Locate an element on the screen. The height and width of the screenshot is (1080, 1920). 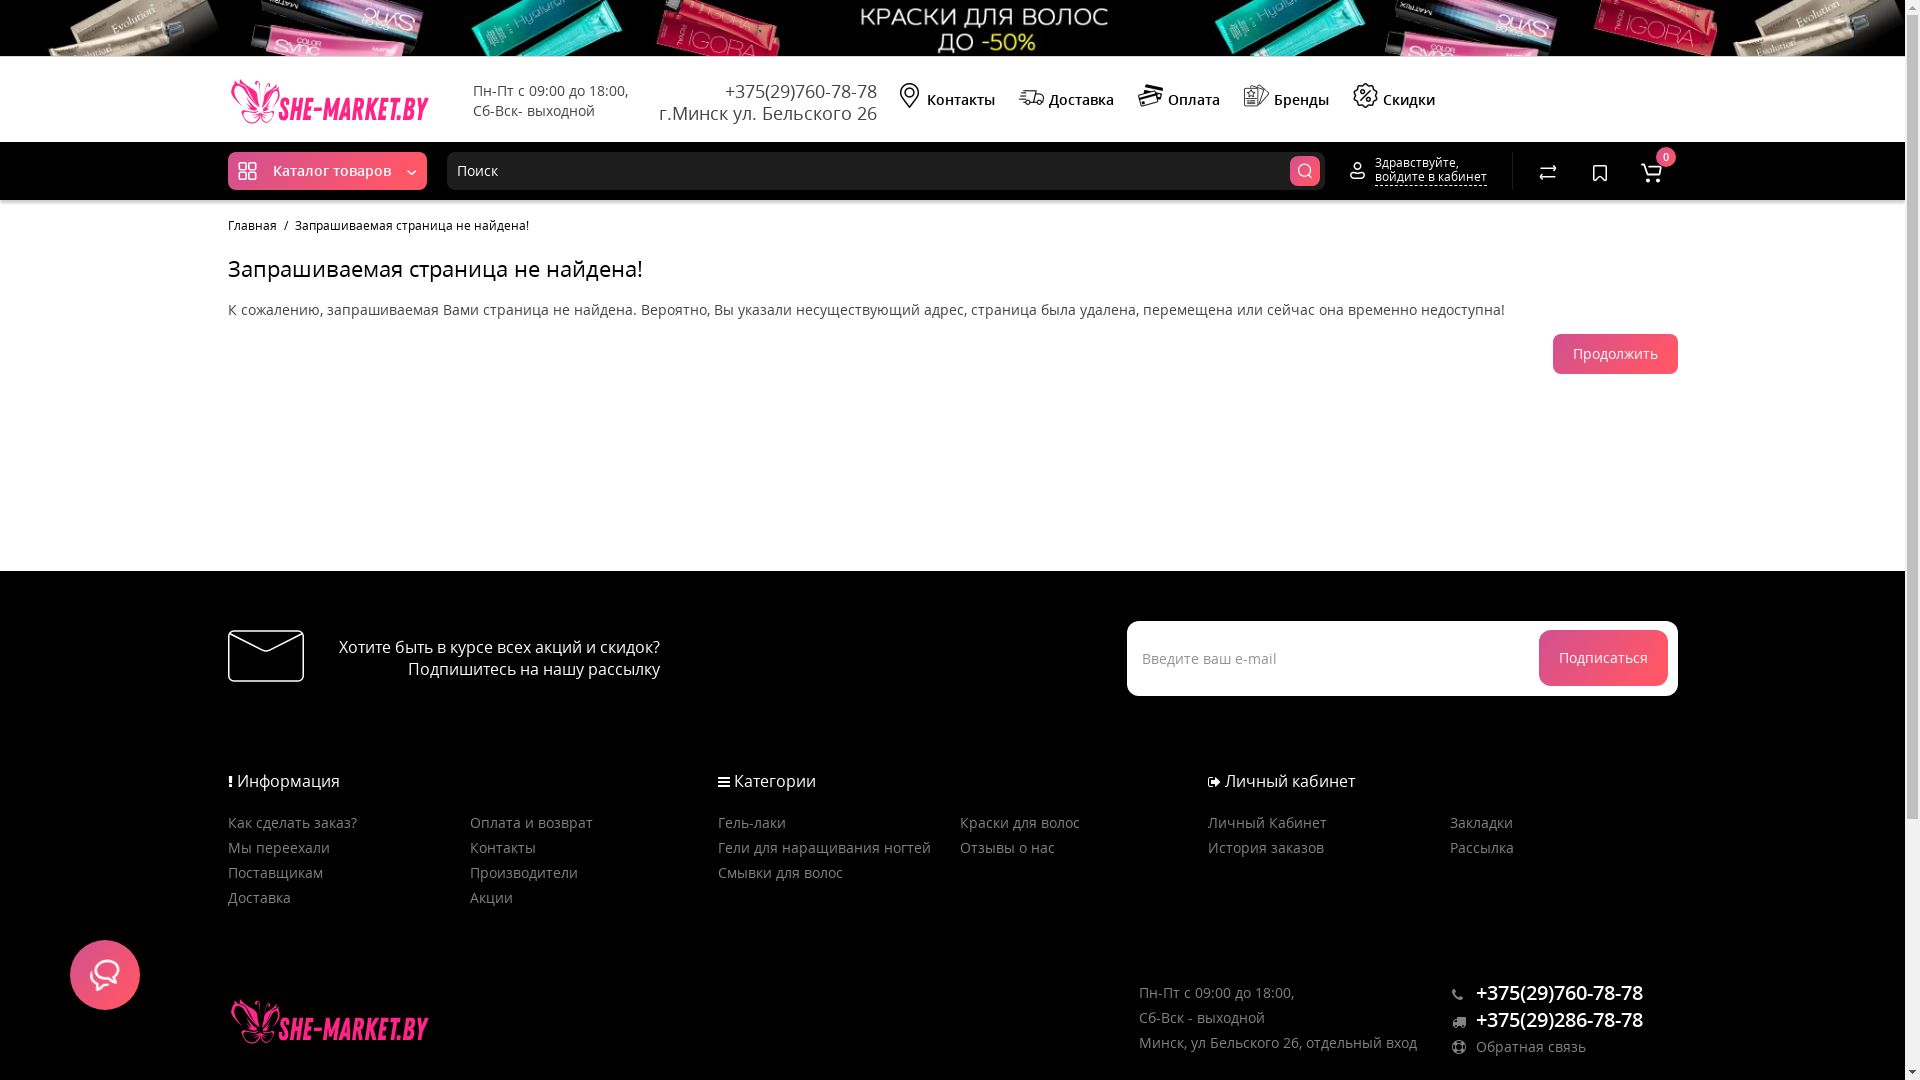
'+375(29)286-78-78' is located at coordinates (1451, 1021).